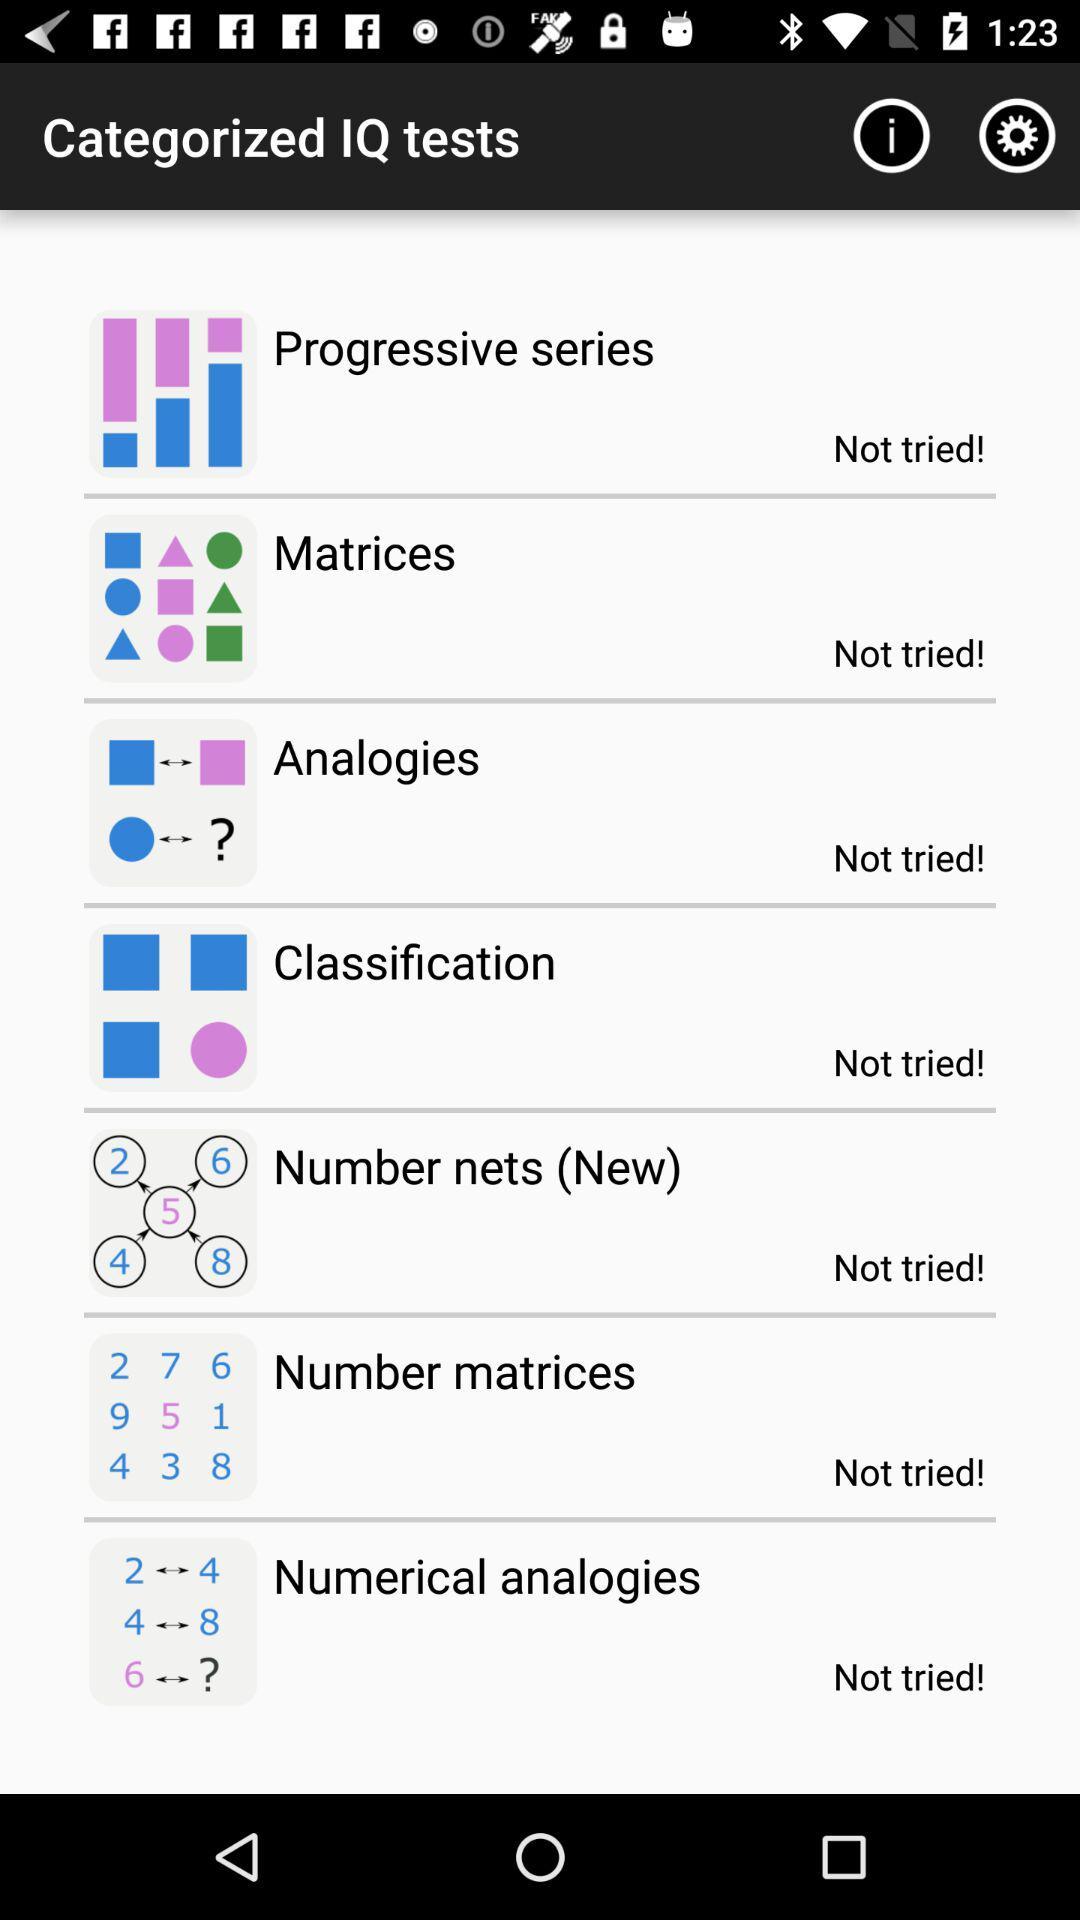  I want to click on classification app, so click(413, 961).